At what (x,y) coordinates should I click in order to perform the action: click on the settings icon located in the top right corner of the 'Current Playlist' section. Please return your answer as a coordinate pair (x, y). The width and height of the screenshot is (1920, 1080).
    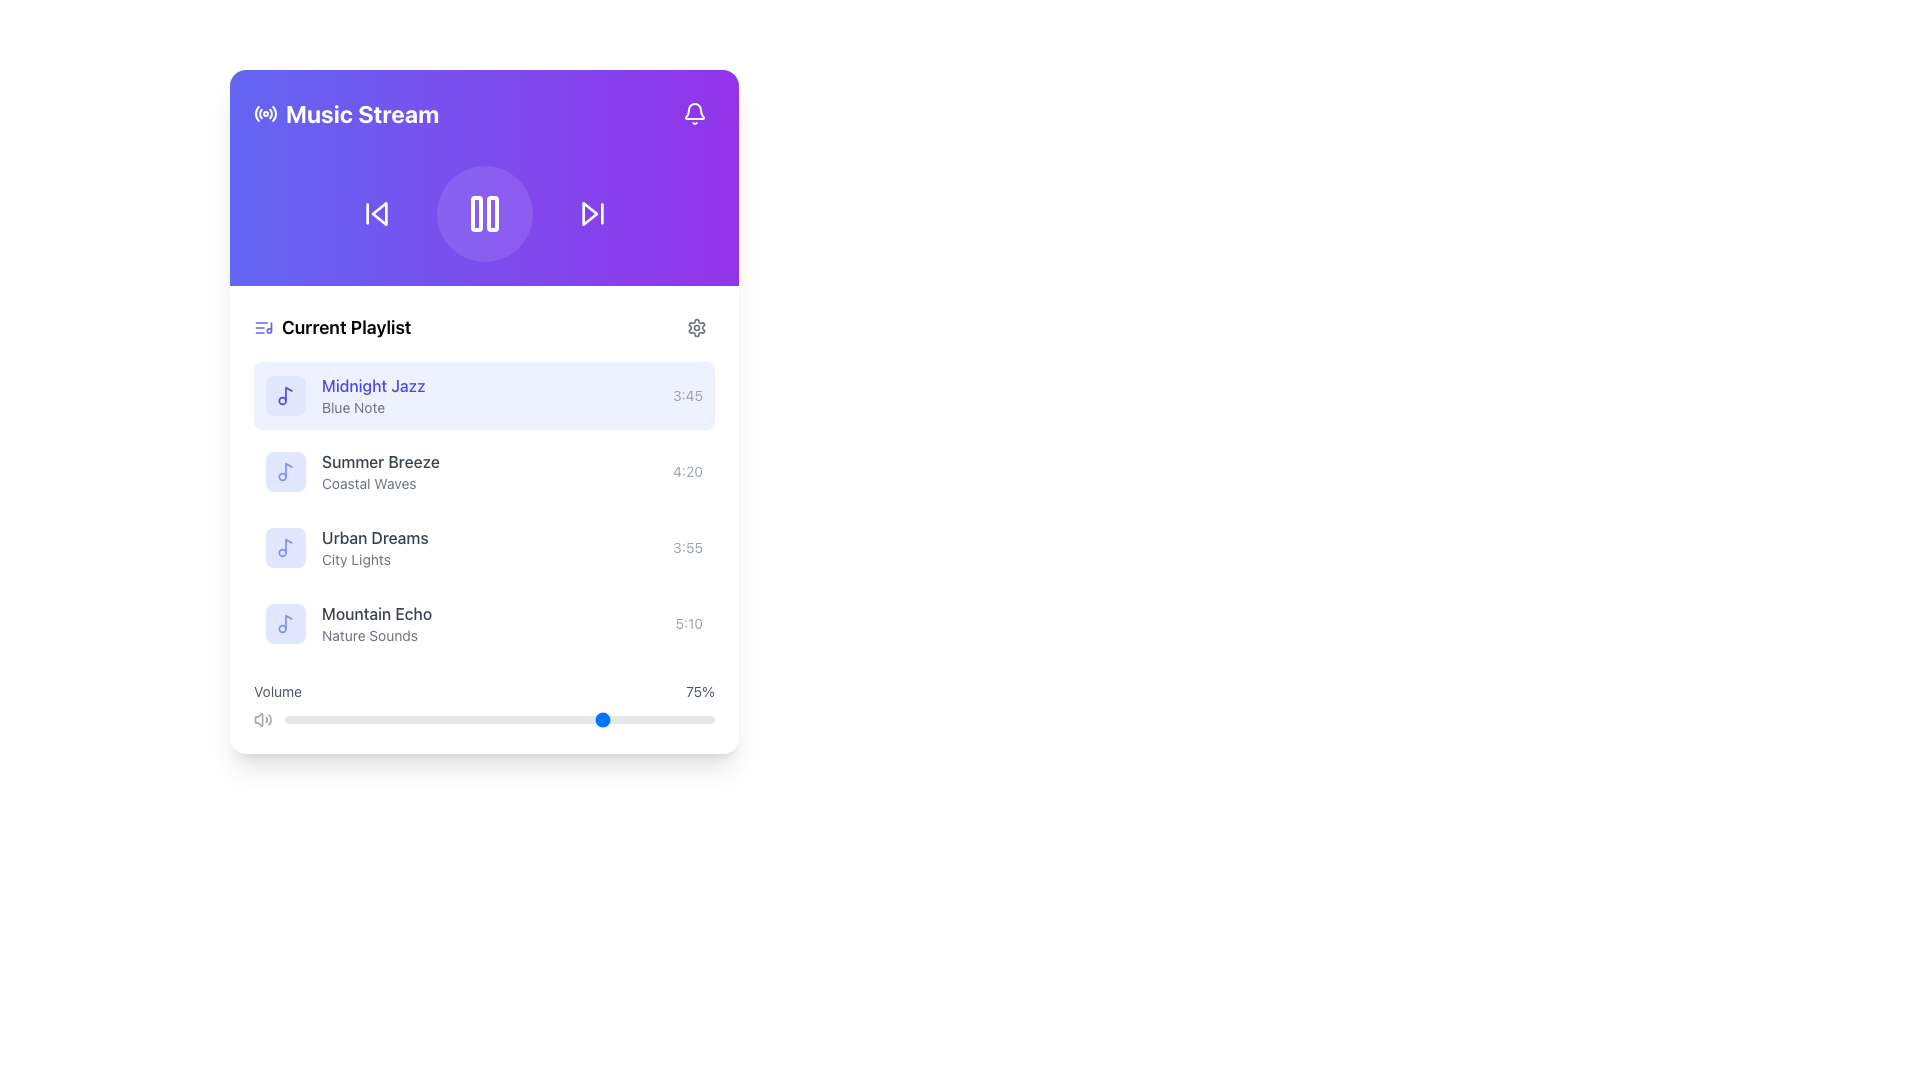
    Looking at the image, I should click on (696, 326).